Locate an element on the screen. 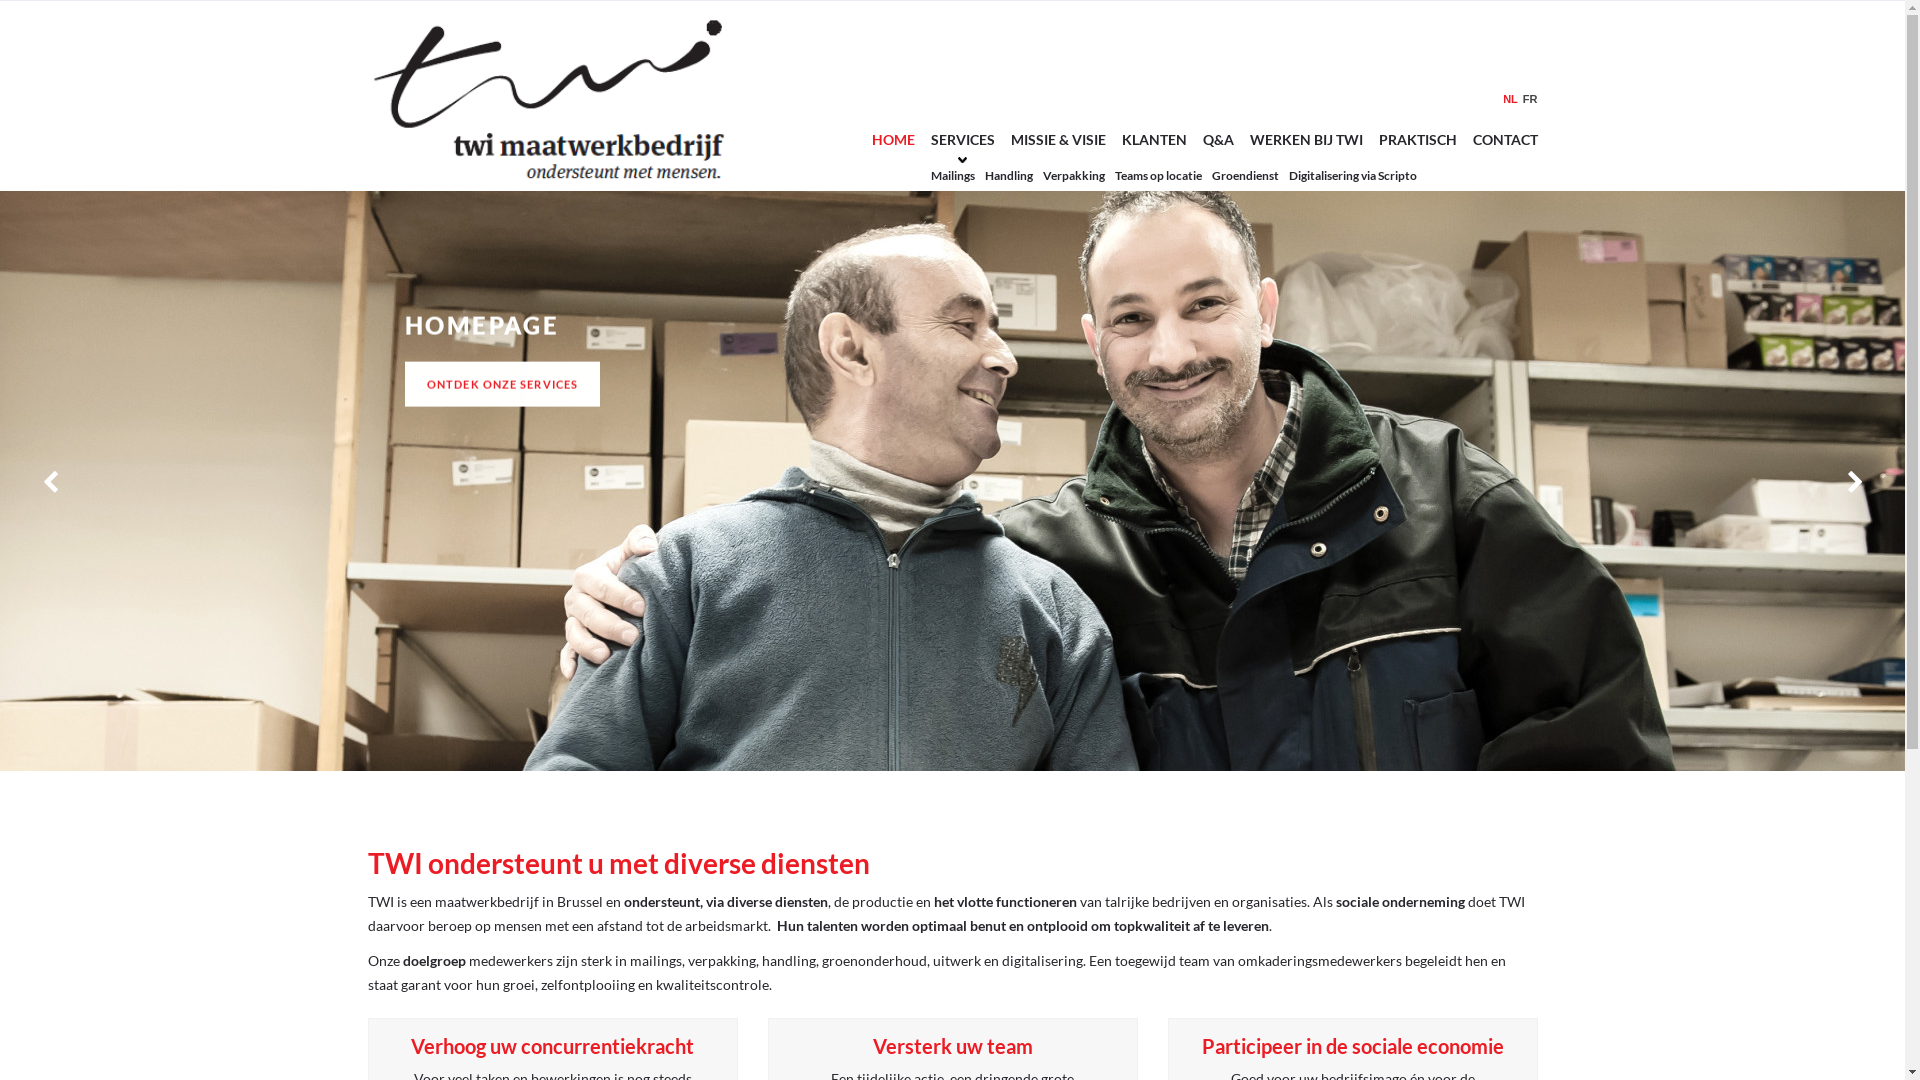  'FR' is located at coordinates (1526, 99).